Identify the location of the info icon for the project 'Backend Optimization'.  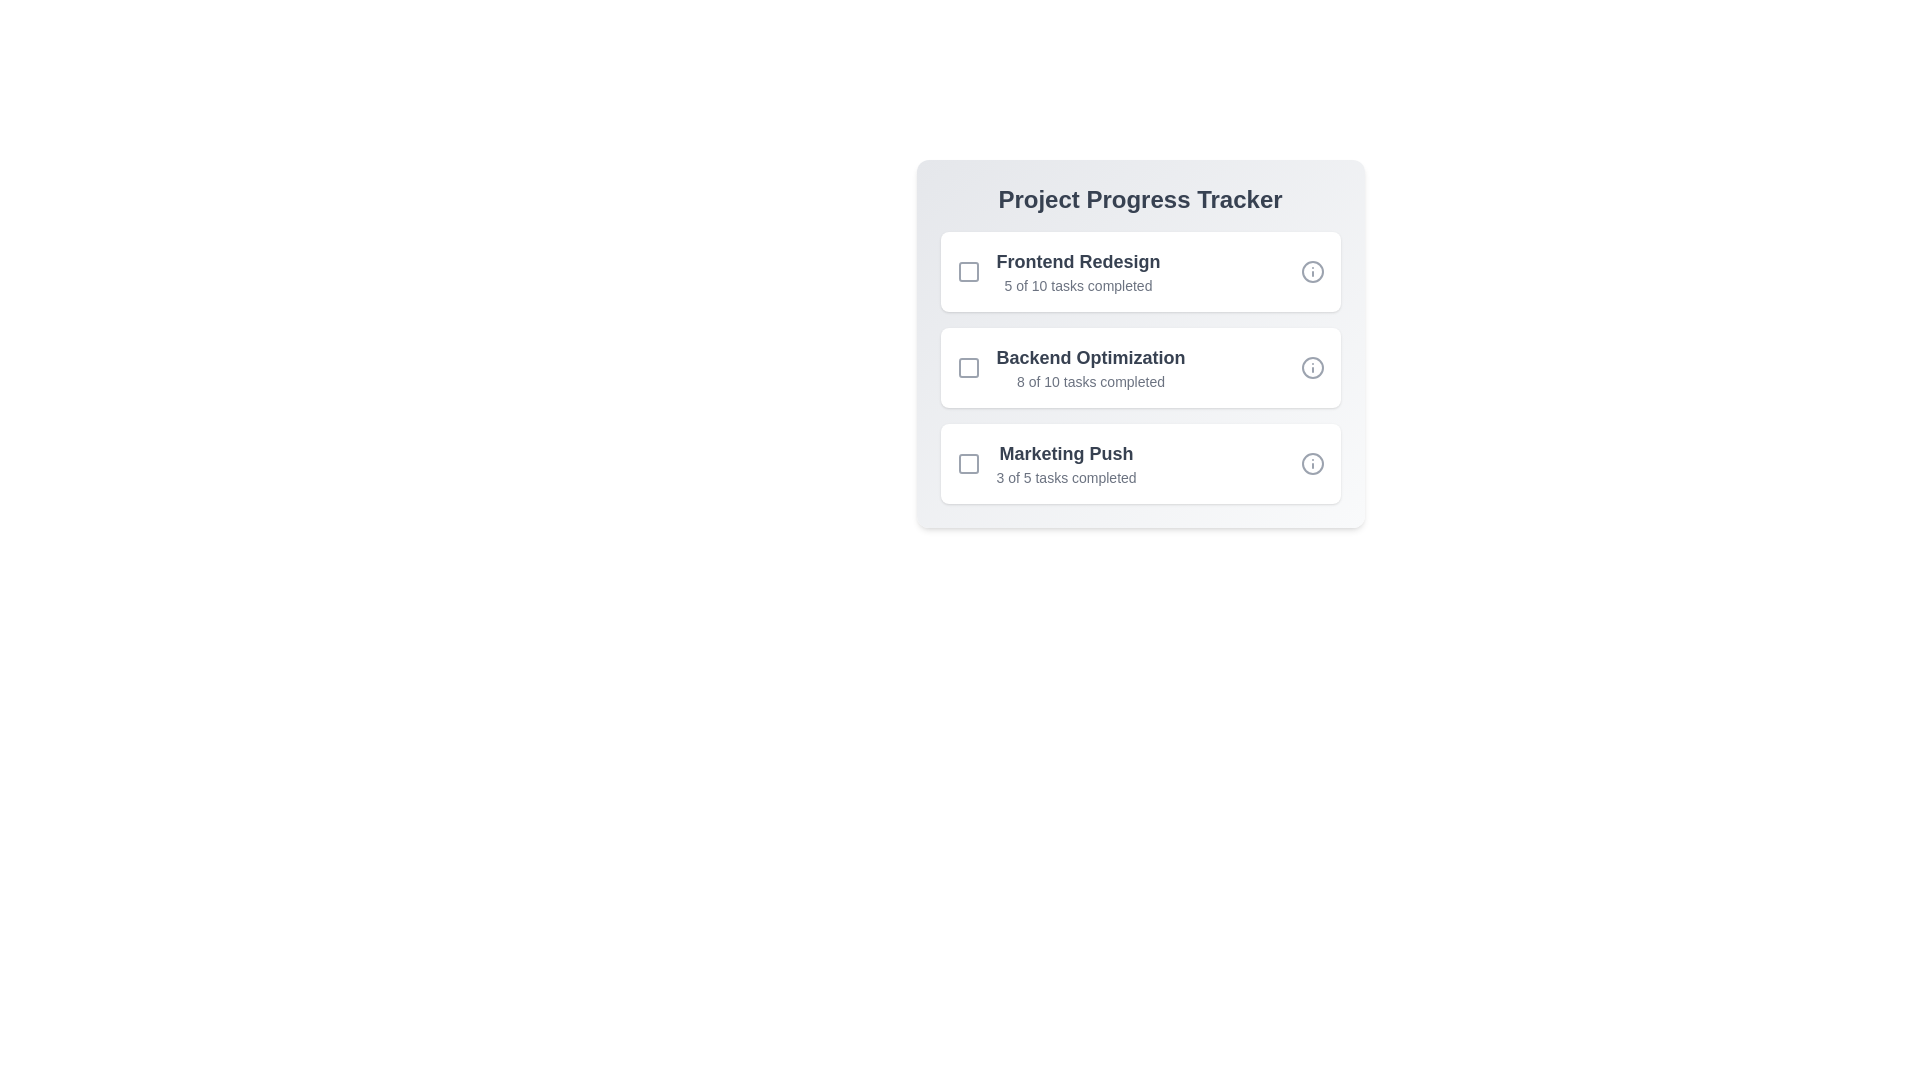
(1312, 367).